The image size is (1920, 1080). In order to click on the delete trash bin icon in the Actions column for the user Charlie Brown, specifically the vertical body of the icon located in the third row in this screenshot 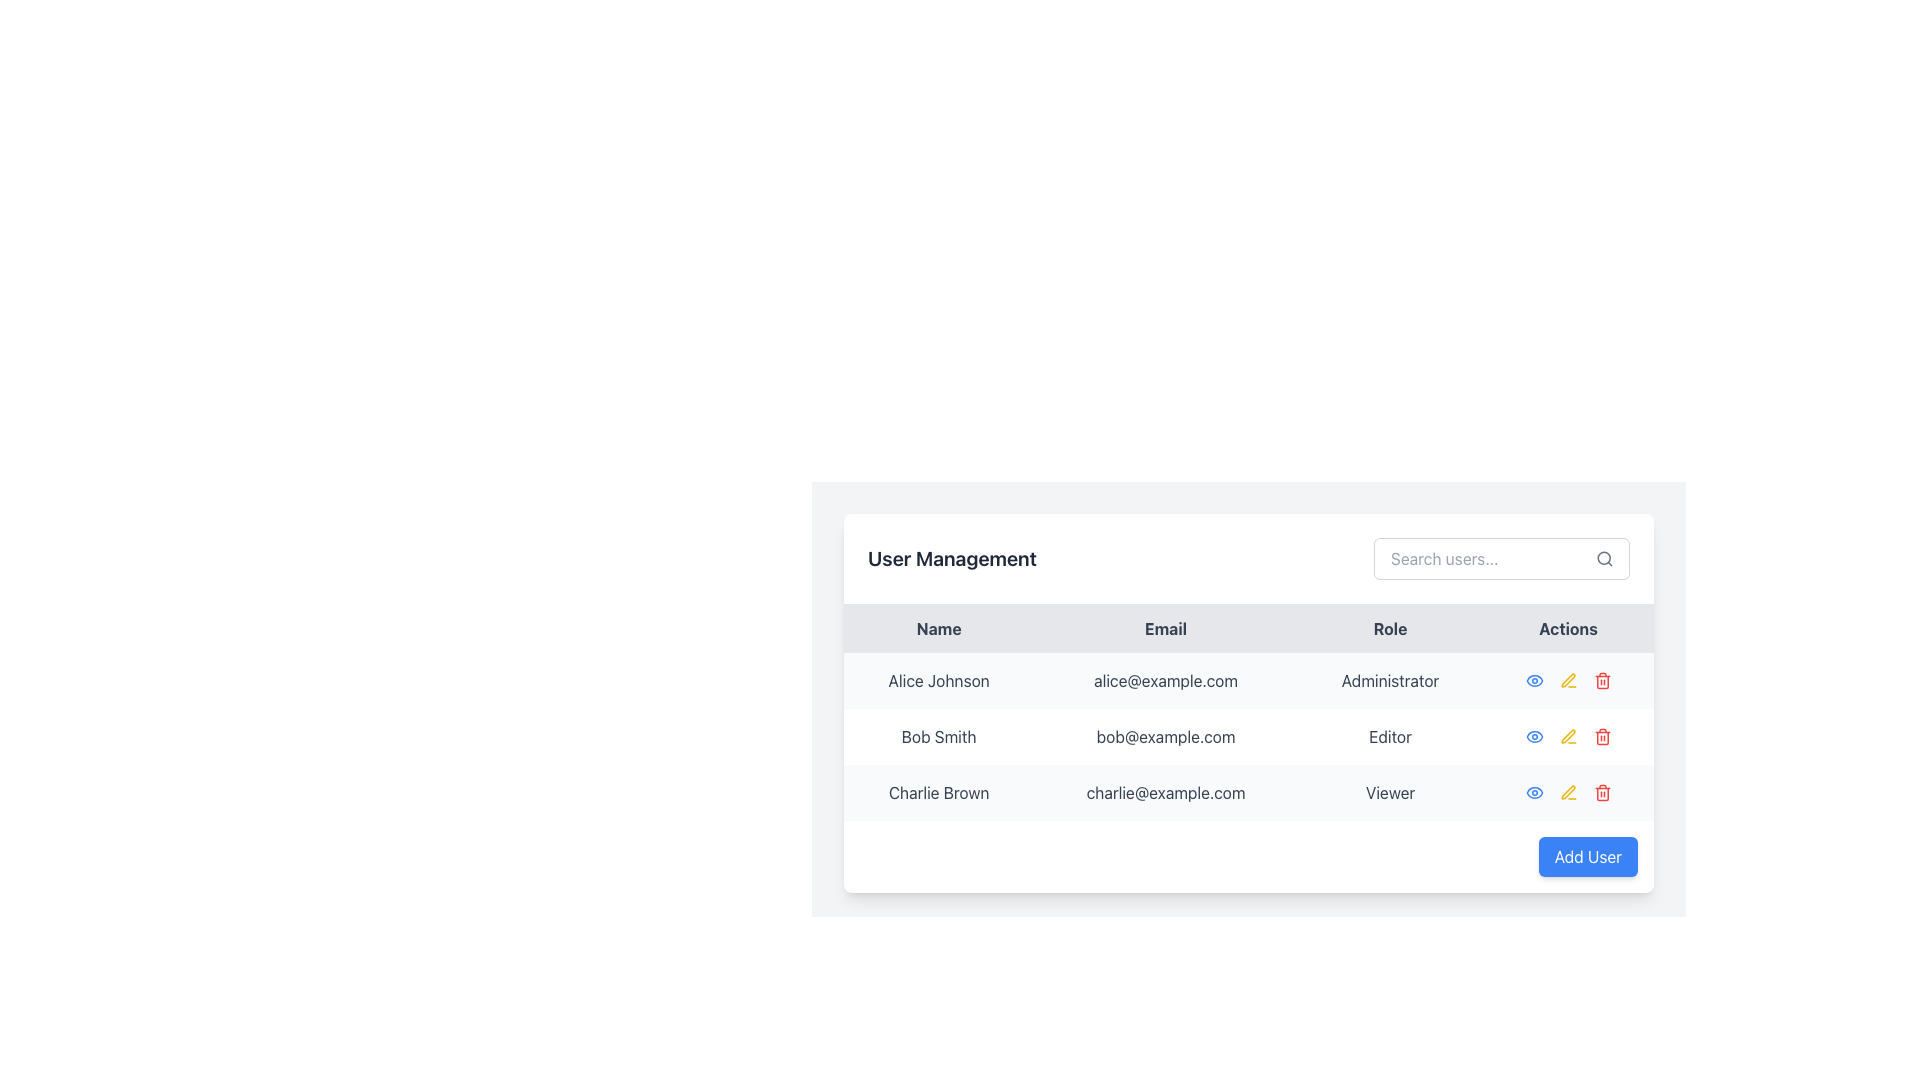, I will do `click(1602, 681)`.